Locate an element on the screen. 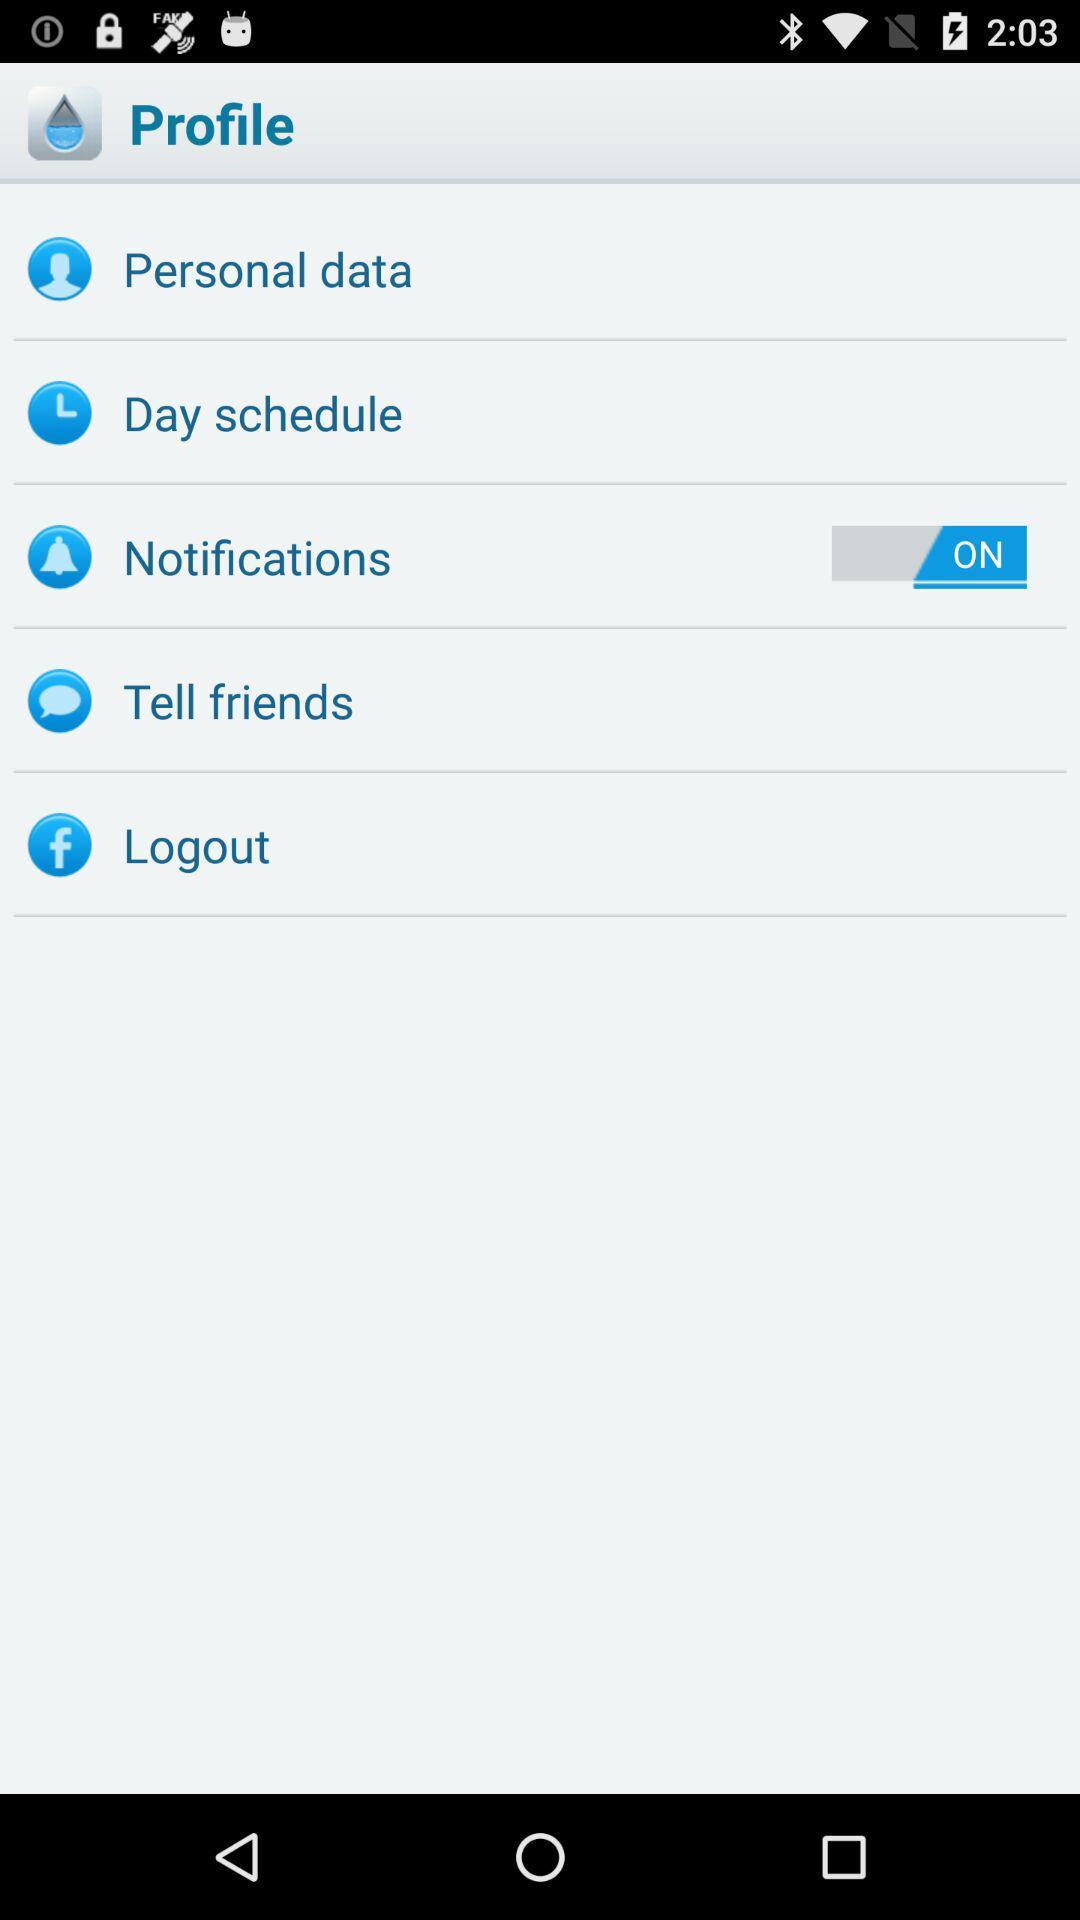 Image resolution: width=1080 pixels, height=1920 pixels. the icon next to on item is located at coordinates (428, 557).